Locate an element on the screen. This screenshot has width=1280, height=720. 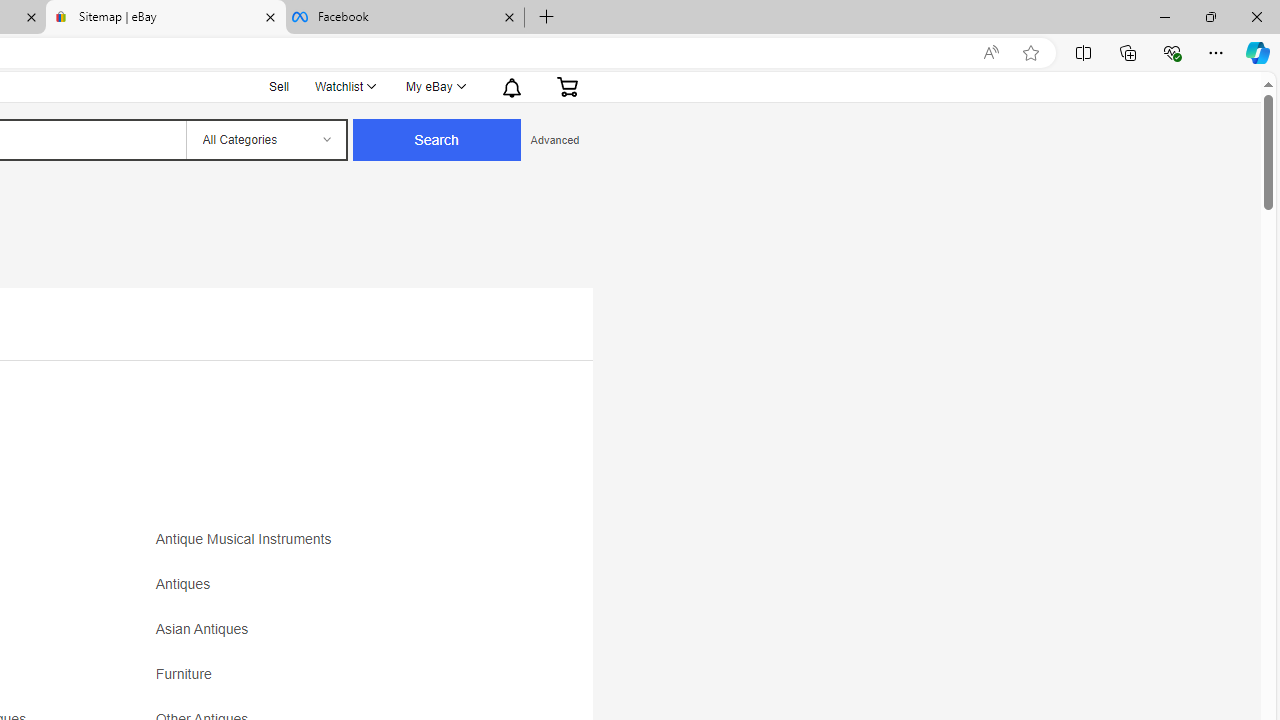
'Sell' is located at coordinates (278, 85).